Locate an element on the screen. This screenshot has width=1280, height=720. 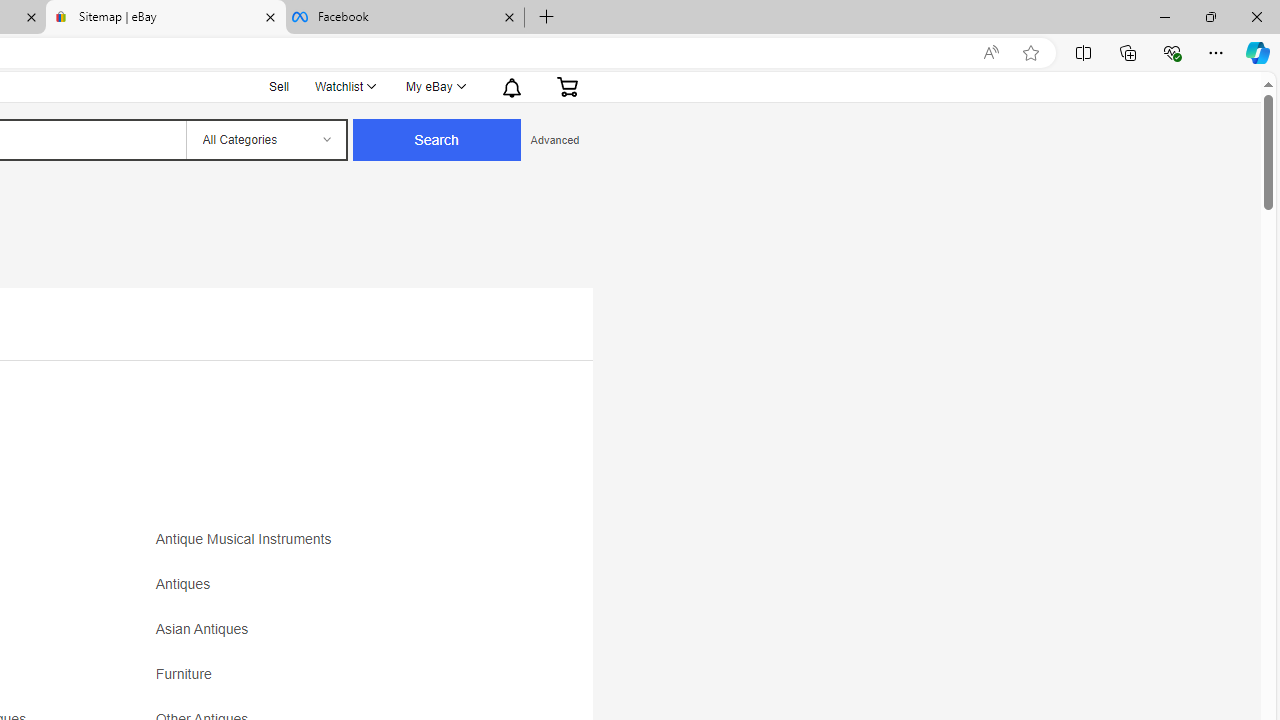
'Sell' is located at coordinates (278, 85).